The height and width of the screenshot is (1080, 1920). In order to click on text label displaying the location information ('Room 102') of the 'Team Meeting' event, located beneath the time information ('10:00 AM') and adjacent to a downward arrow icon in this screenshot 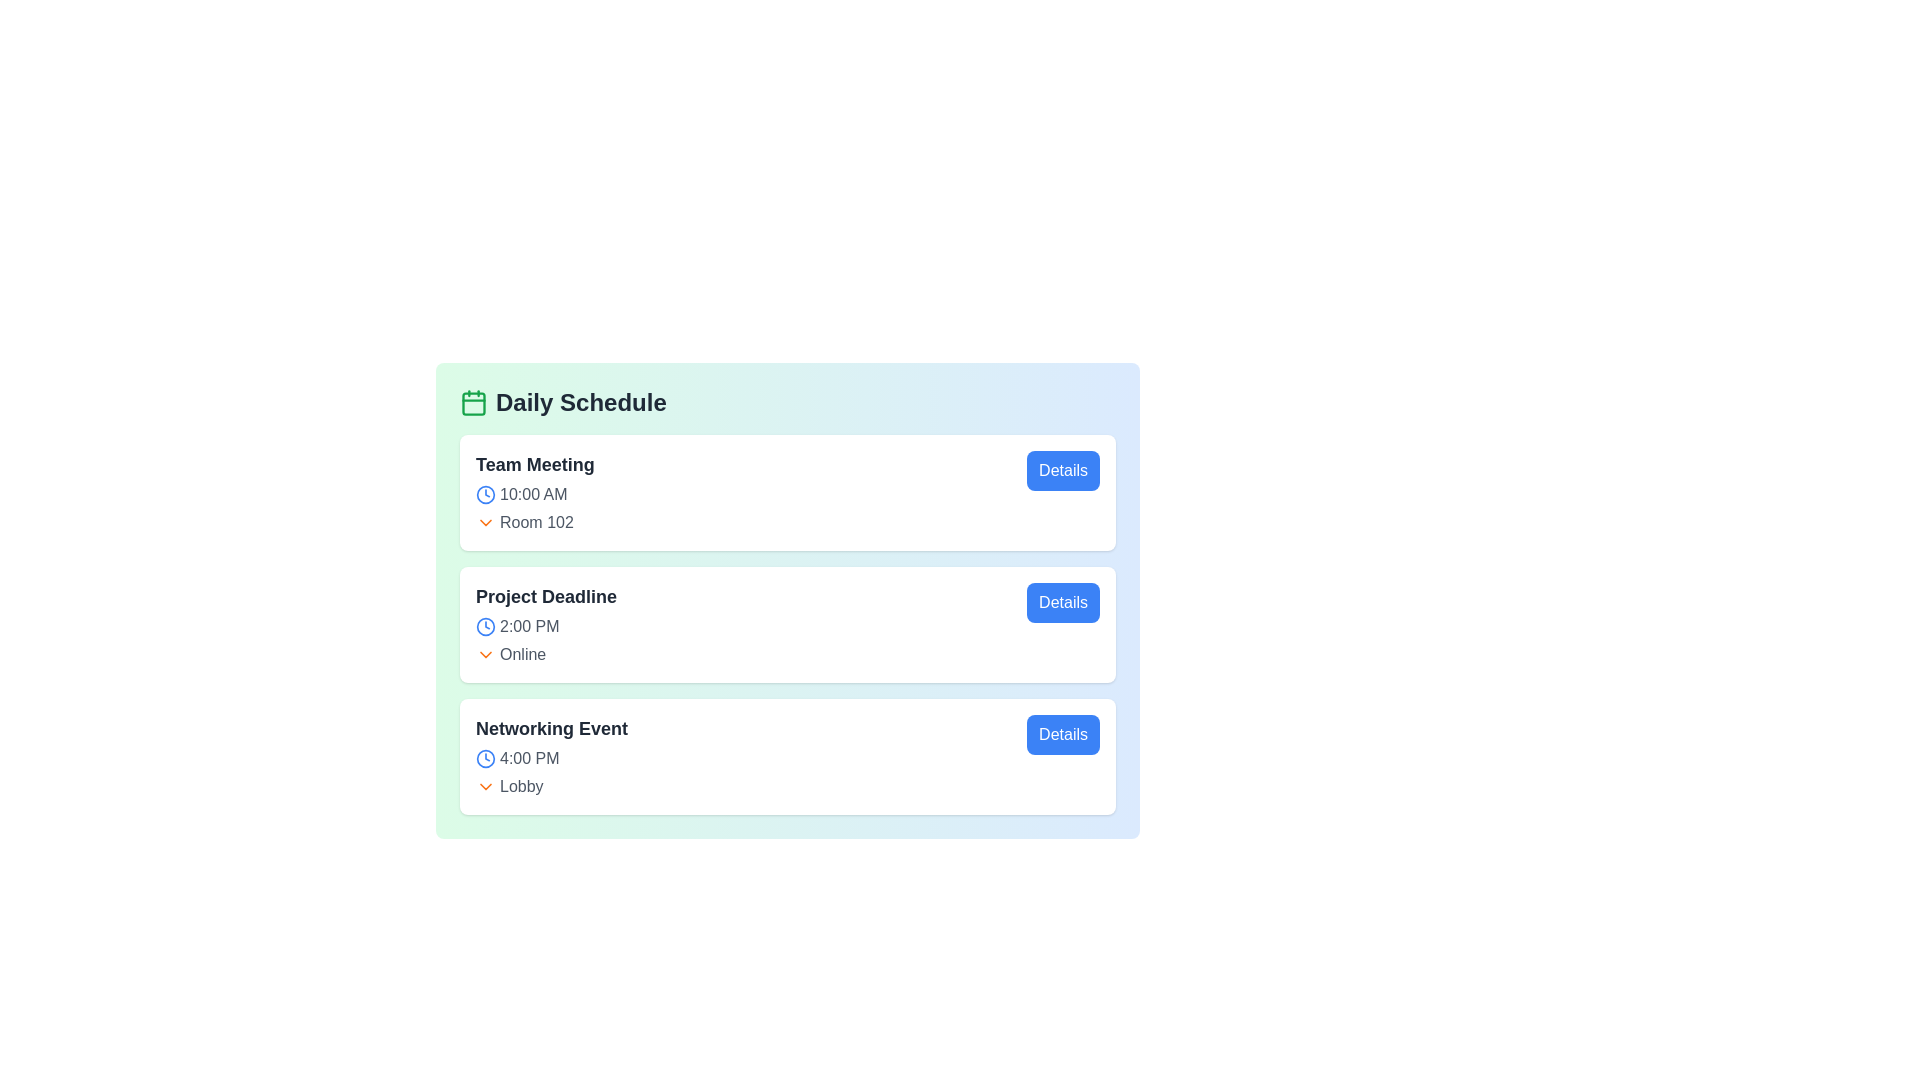, I will do `click(536, 522)`.